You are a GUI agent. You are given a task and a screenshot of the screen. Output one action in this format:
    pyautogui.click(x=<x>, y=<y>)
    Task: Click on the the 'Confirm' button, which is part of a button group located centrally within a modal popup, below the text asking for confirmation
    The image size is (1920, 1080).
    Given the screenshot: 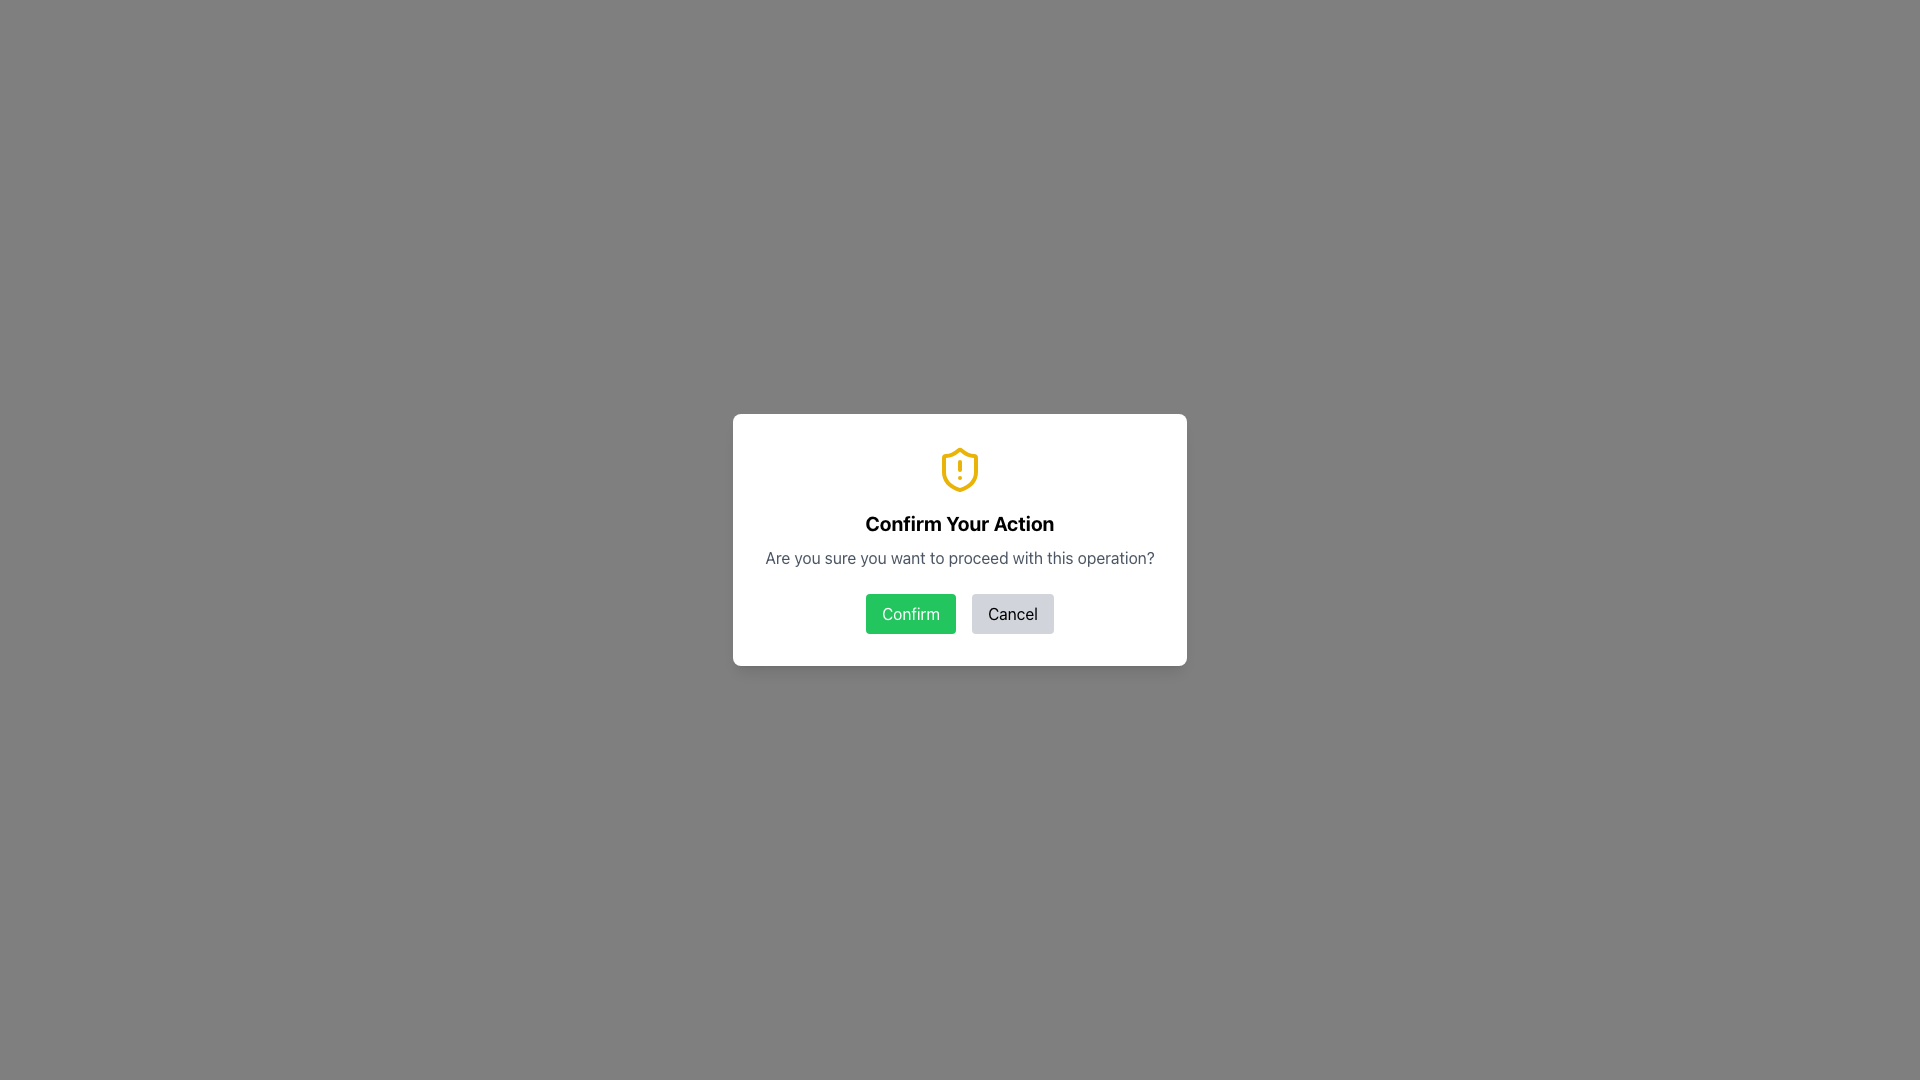 What is the action you would take?
    pyautogui.click(x=960, y=612)
    